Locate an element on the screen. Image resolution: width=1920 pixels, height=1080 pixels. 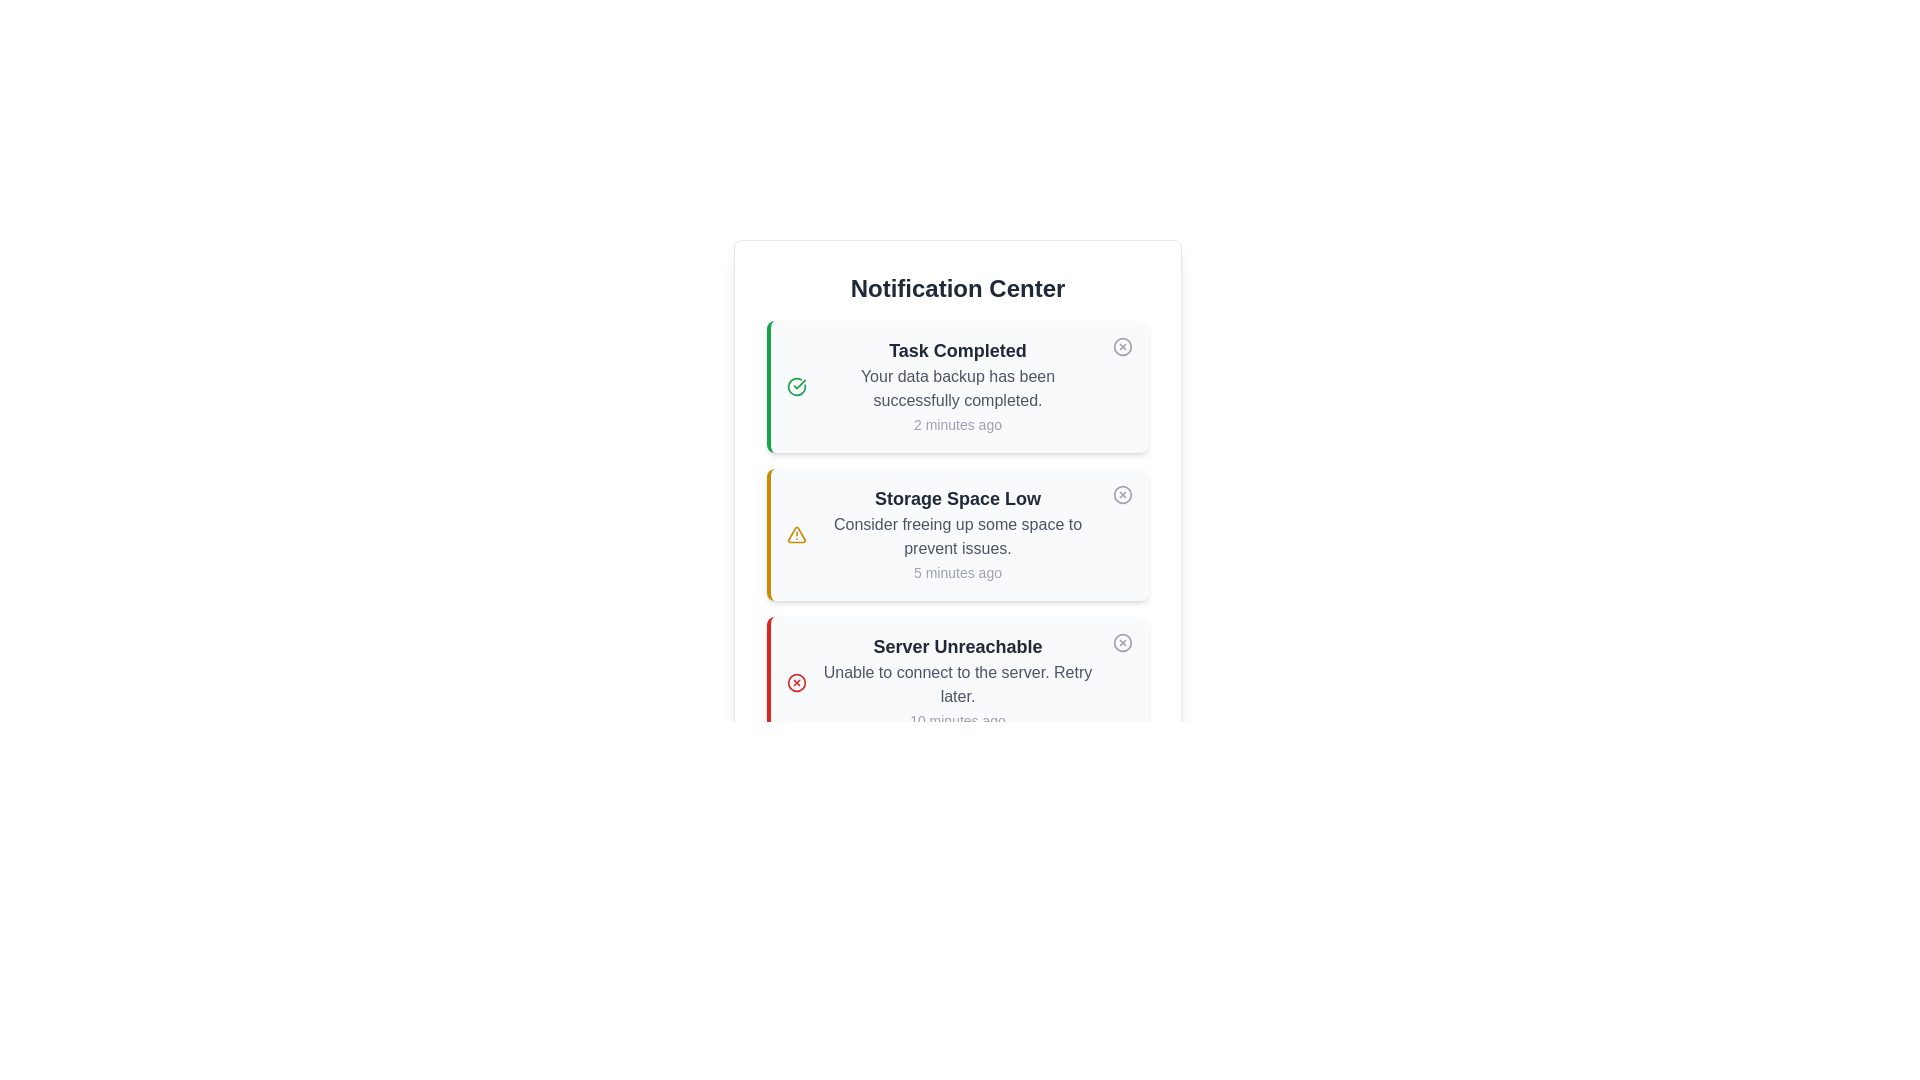
text content of the title label located at the top of the second notification card in the notification center is located at coordinates (957, 497).